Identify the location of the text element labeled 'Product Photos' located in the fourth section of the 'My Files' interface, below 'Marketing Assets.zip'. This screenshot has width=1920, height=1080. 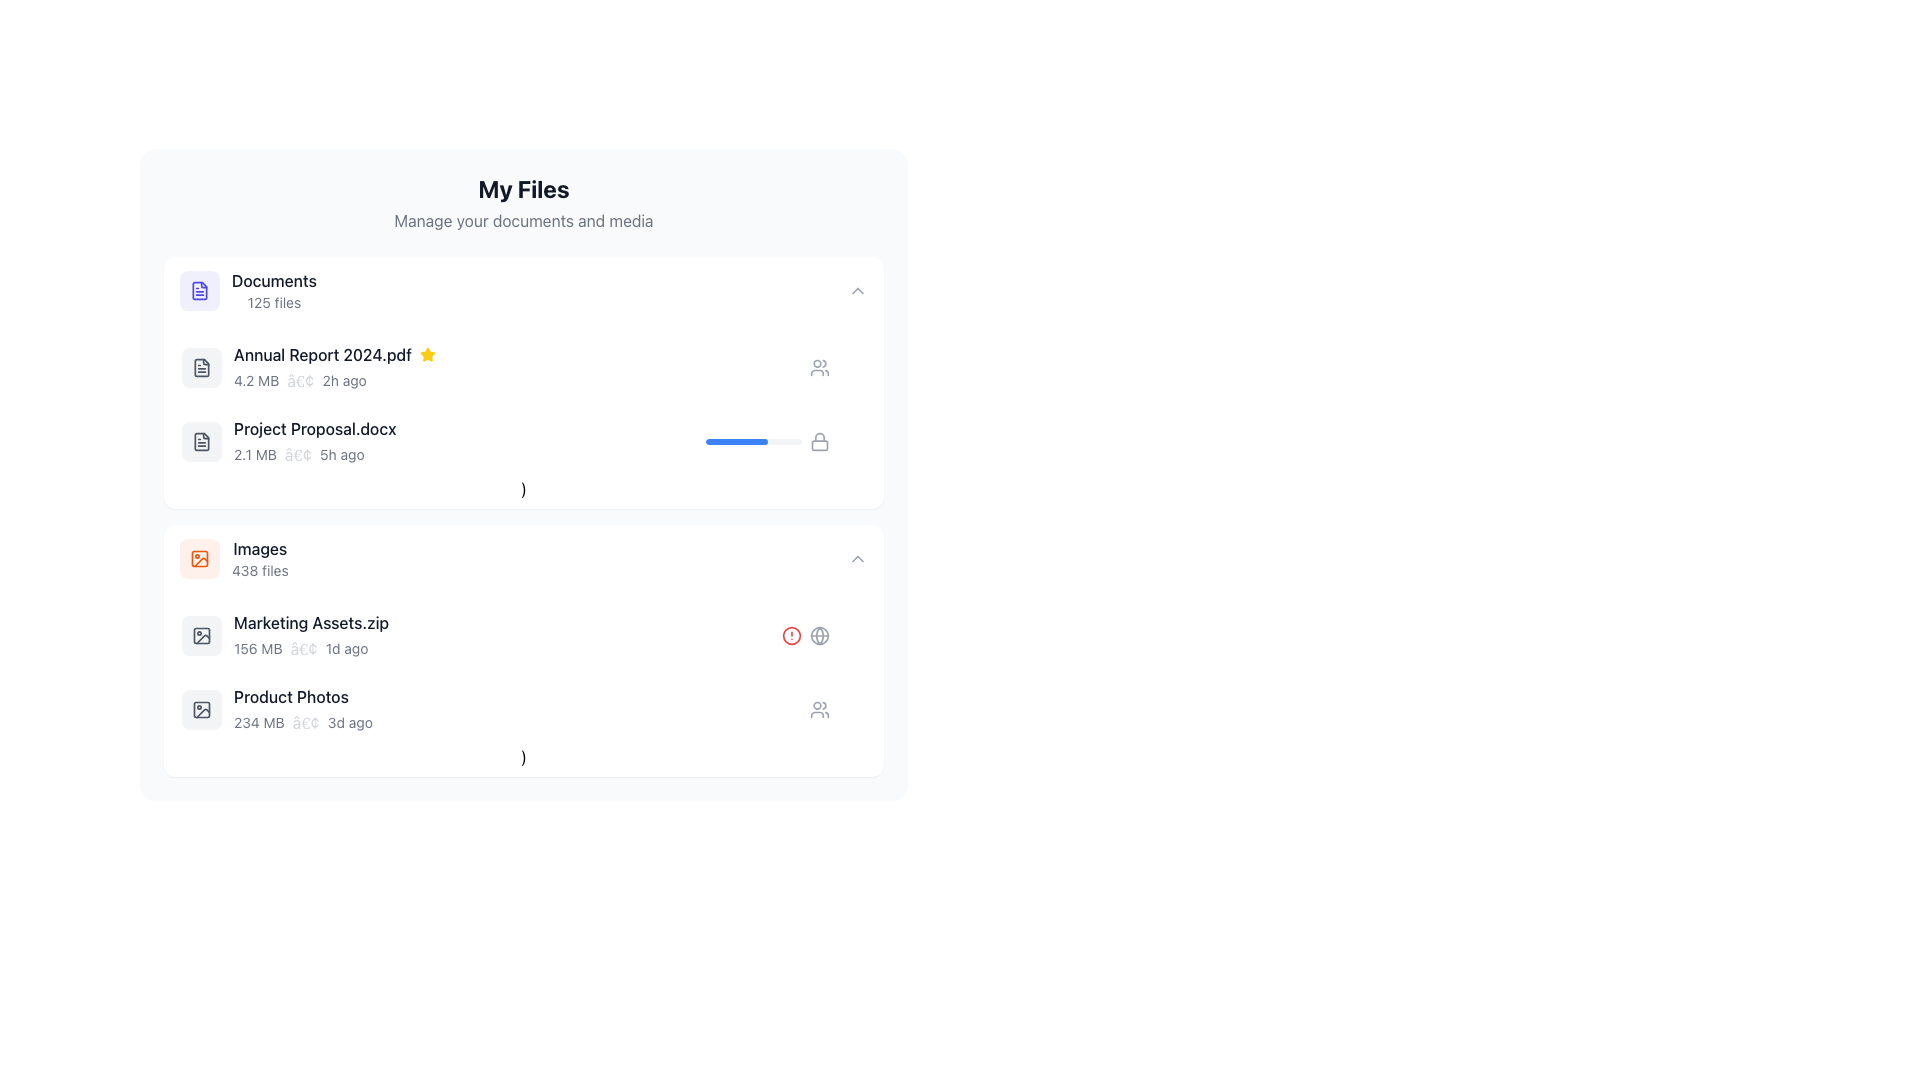
(290, 696).